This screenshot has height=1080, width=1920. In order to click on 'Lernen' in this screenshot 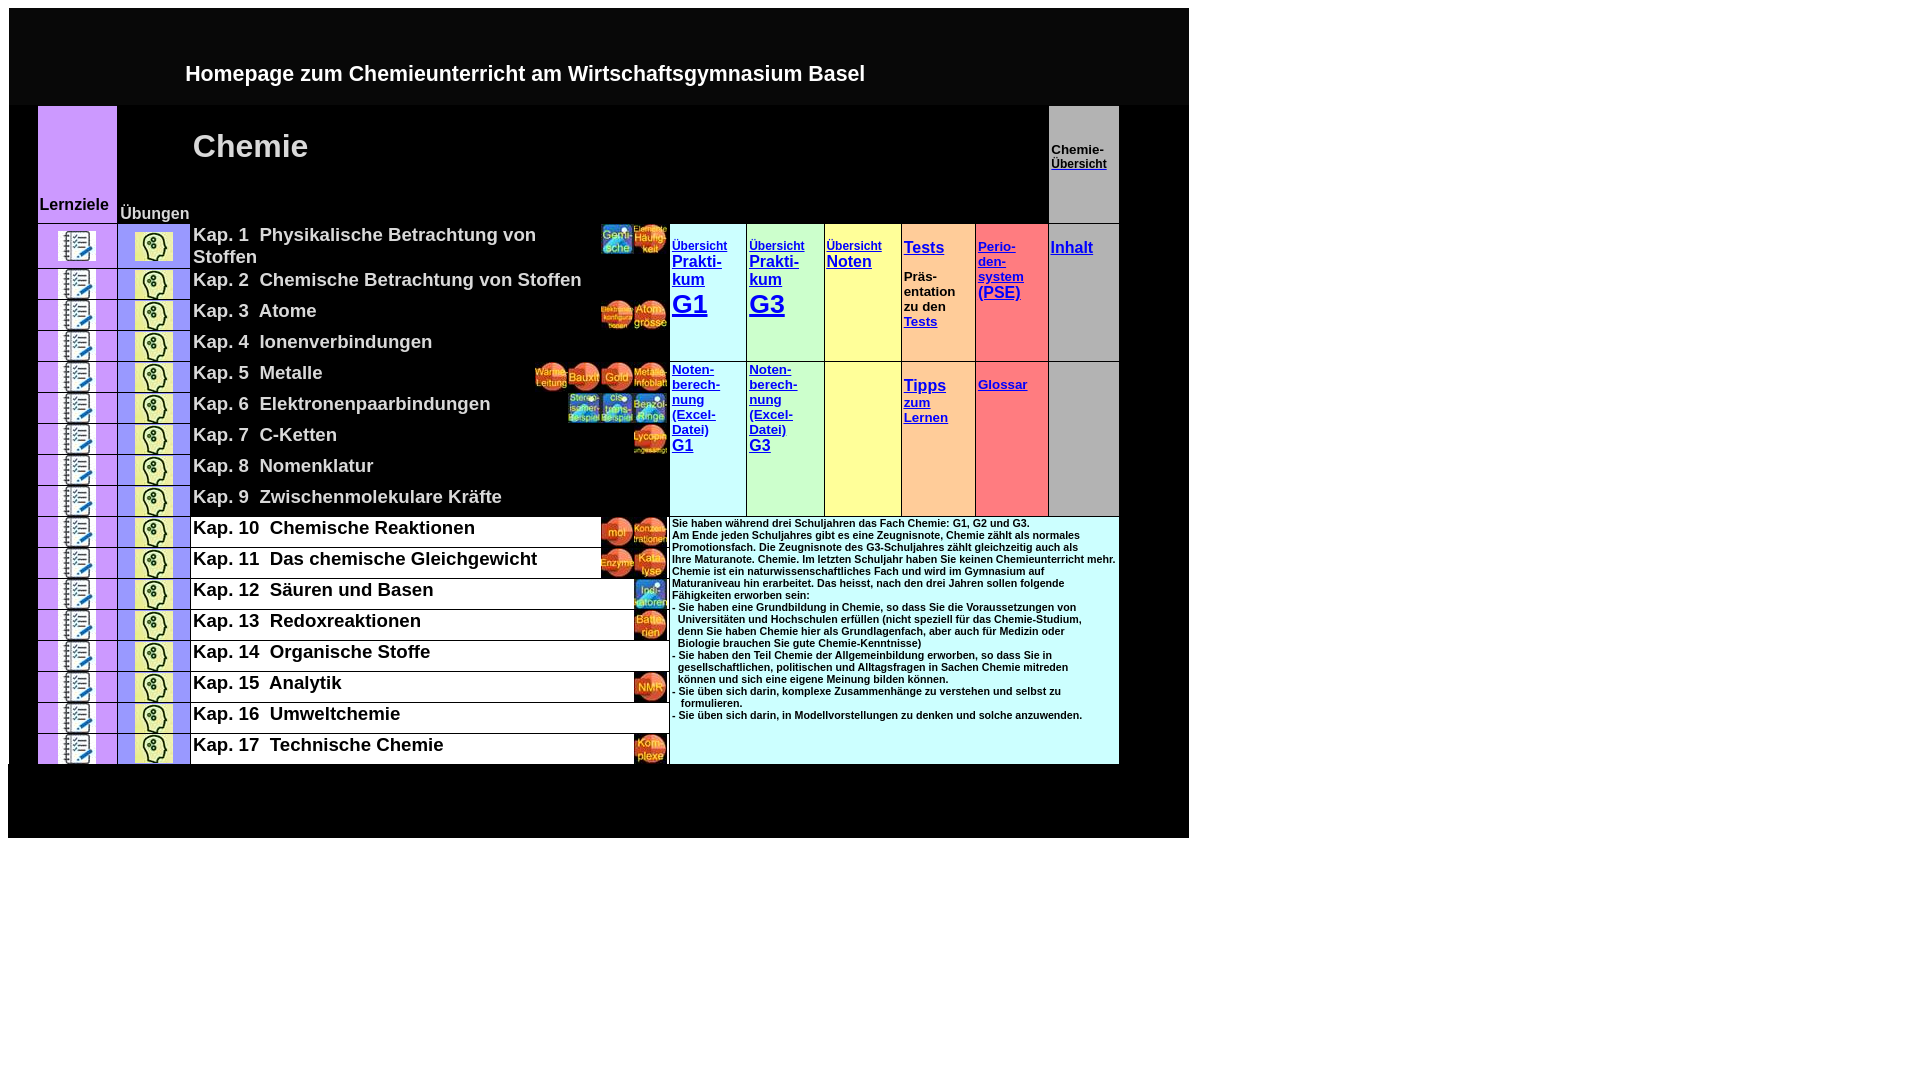, I will do `click(925, 416)`.